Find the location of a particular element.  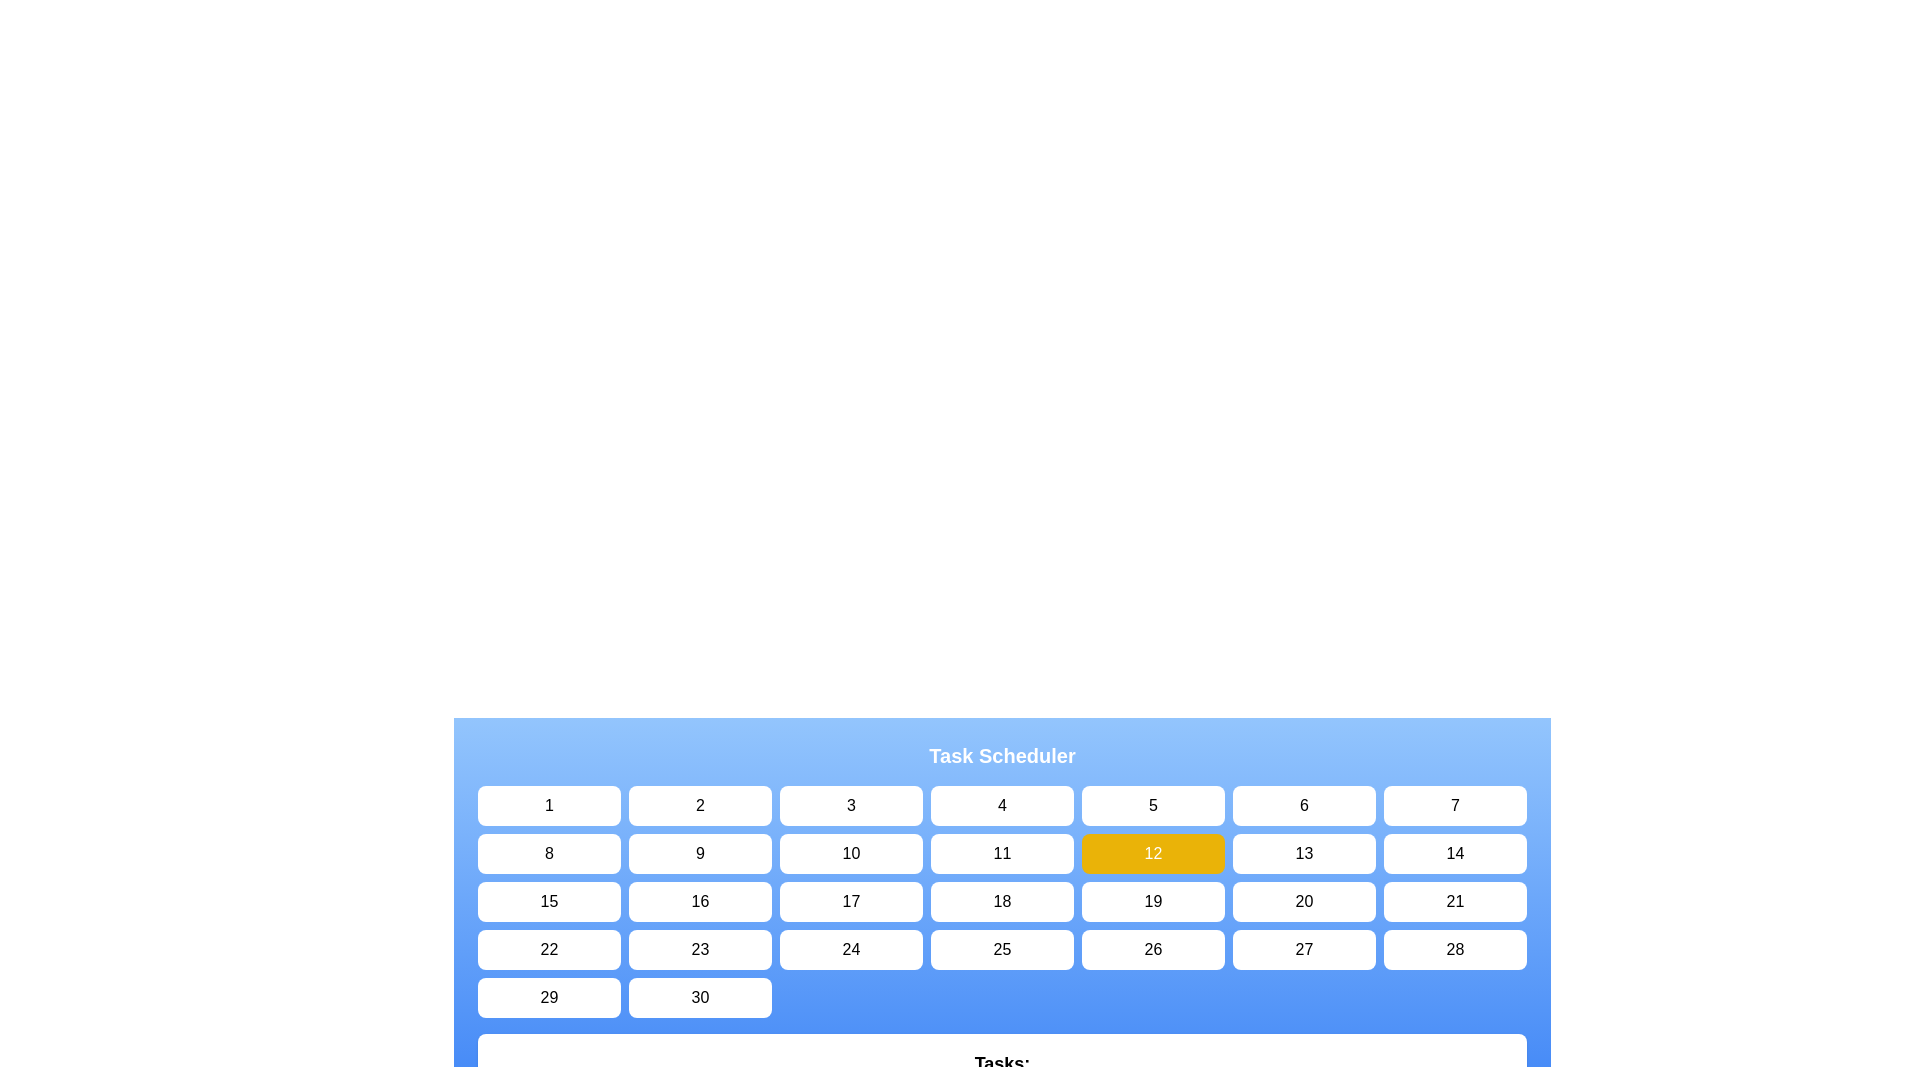

the button labeled '17' which has rounded edges, a white background, and black text is located at coordinates (851, 902).